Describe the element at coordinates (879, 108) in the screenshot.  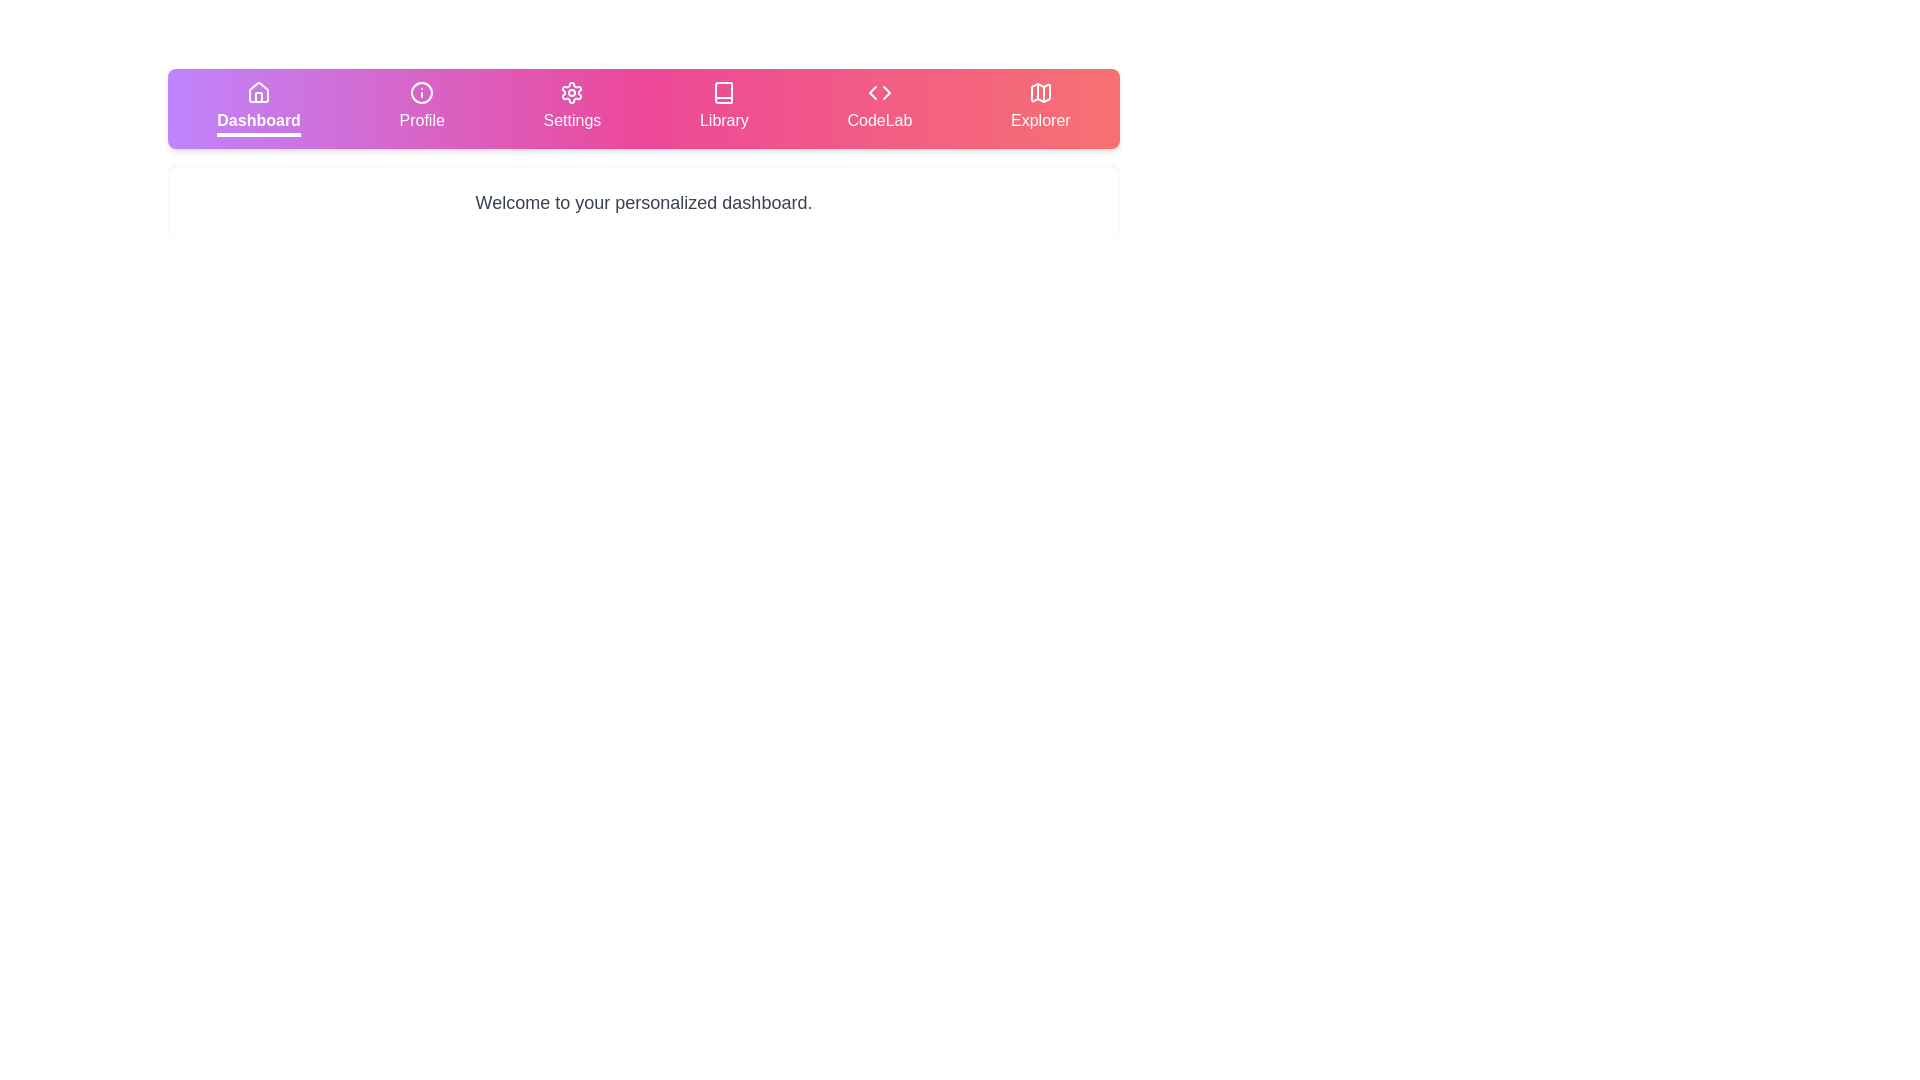
I see `the tab labeled CodeLab to observe the visual feedback` at that location.